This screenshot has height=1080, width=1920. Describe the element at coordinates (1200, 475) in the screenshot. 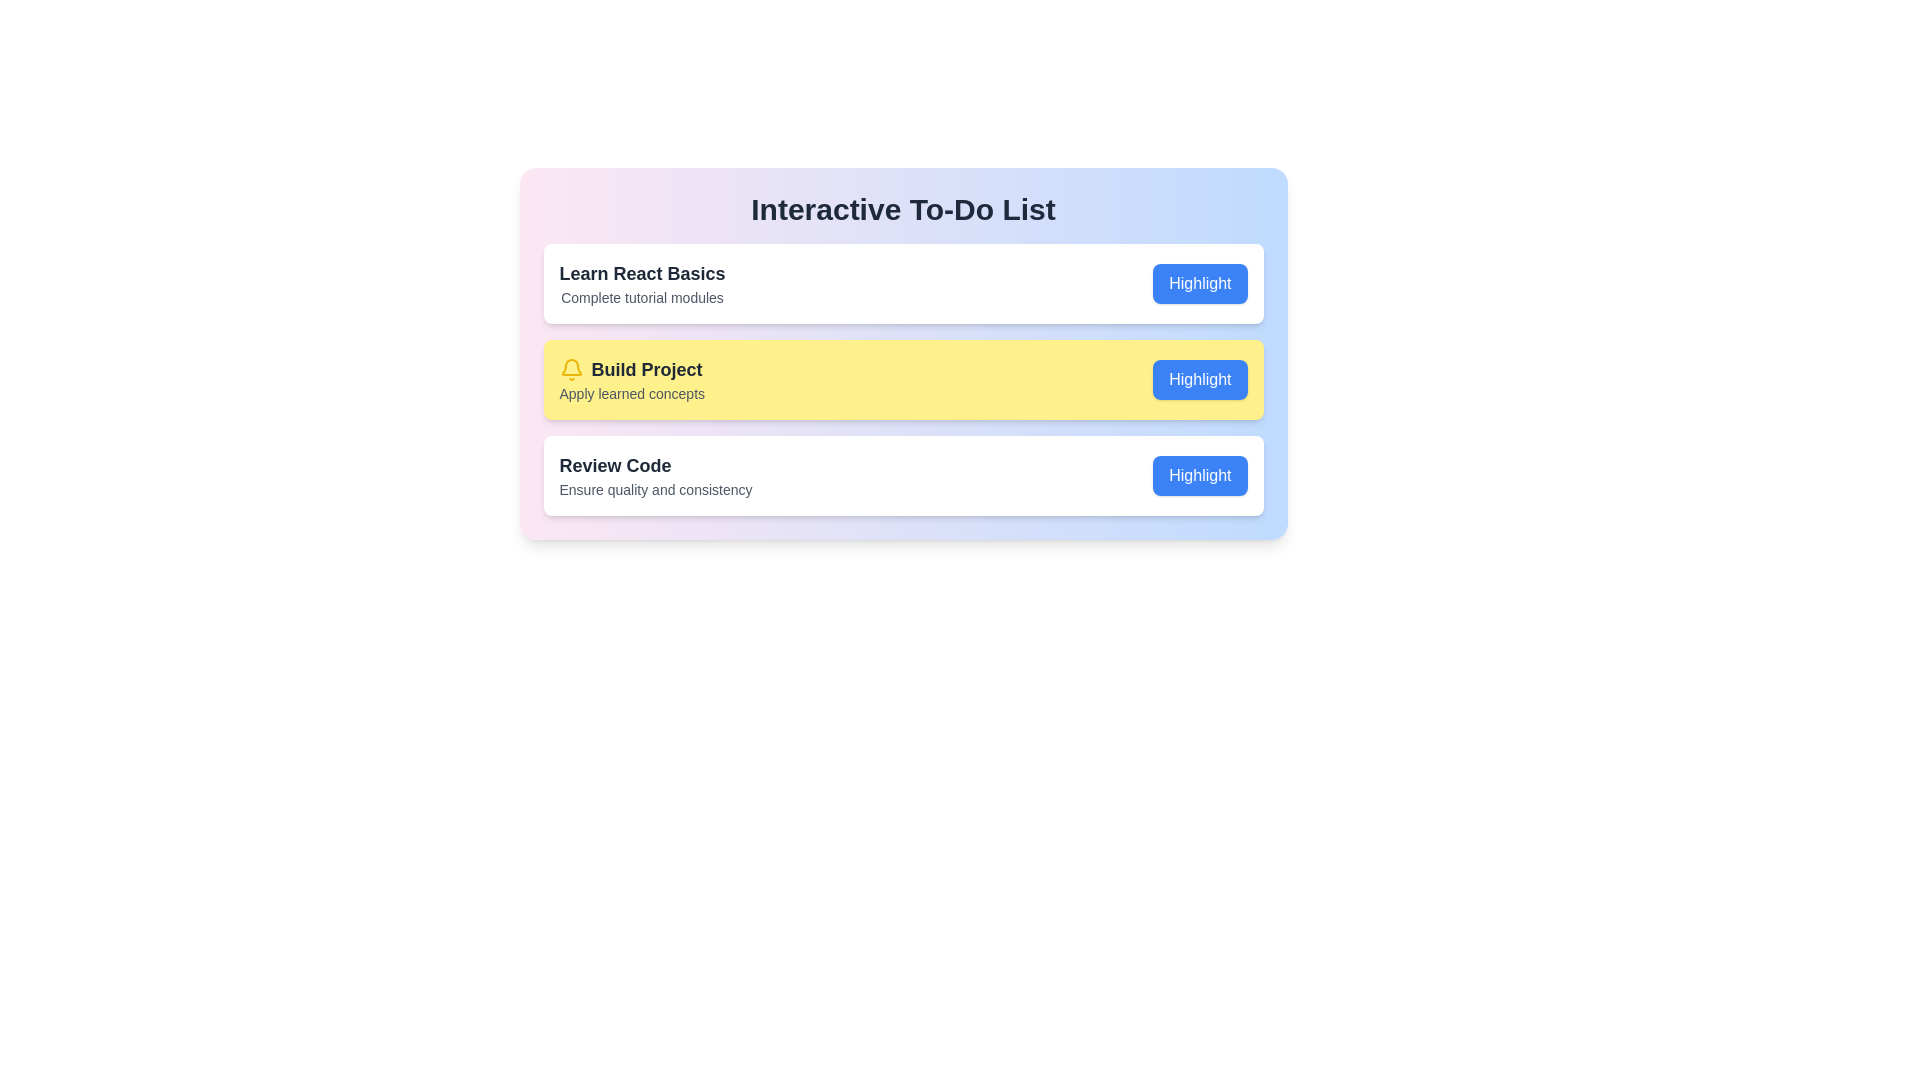

I see `the 'Highlight' button of the item with the name Review Code` at that location.